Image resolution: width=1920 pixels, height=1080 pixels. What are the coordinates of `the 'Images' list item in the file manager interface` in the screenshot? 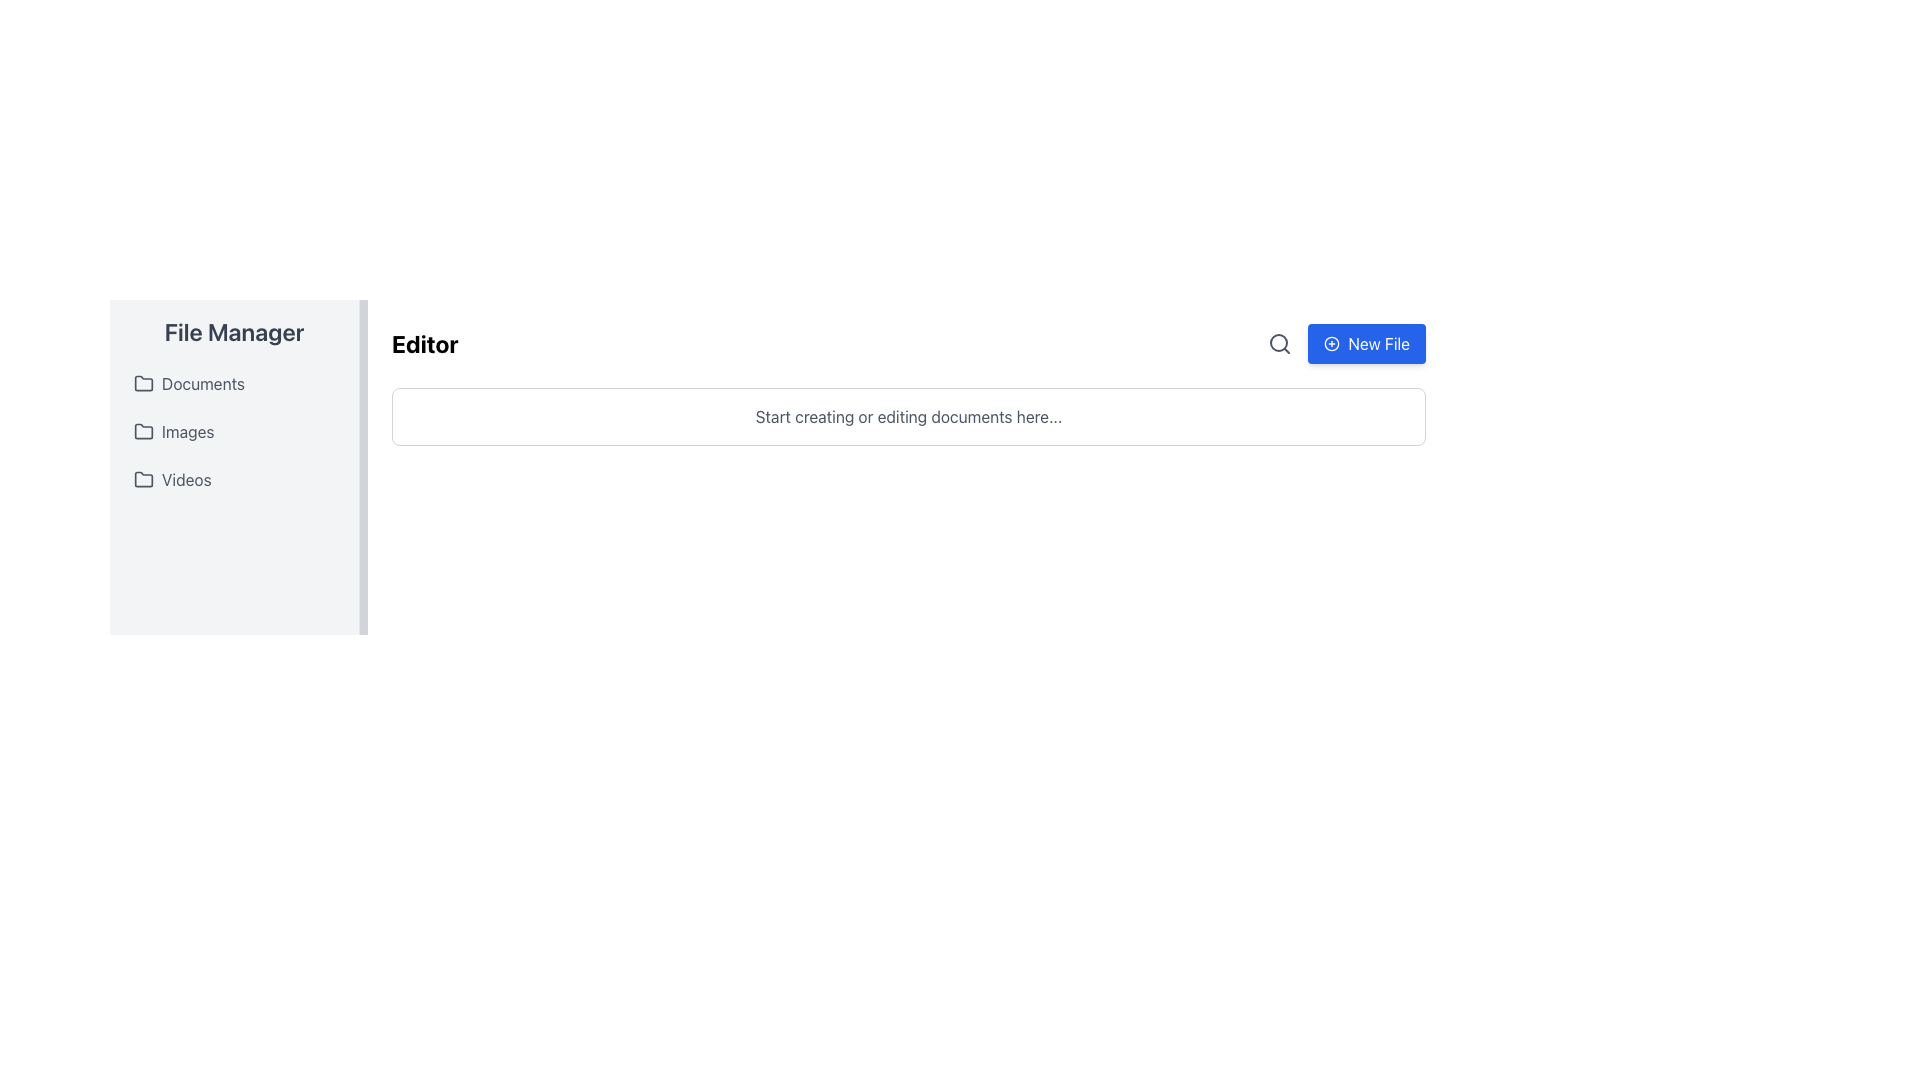 It's located at (234, 431).